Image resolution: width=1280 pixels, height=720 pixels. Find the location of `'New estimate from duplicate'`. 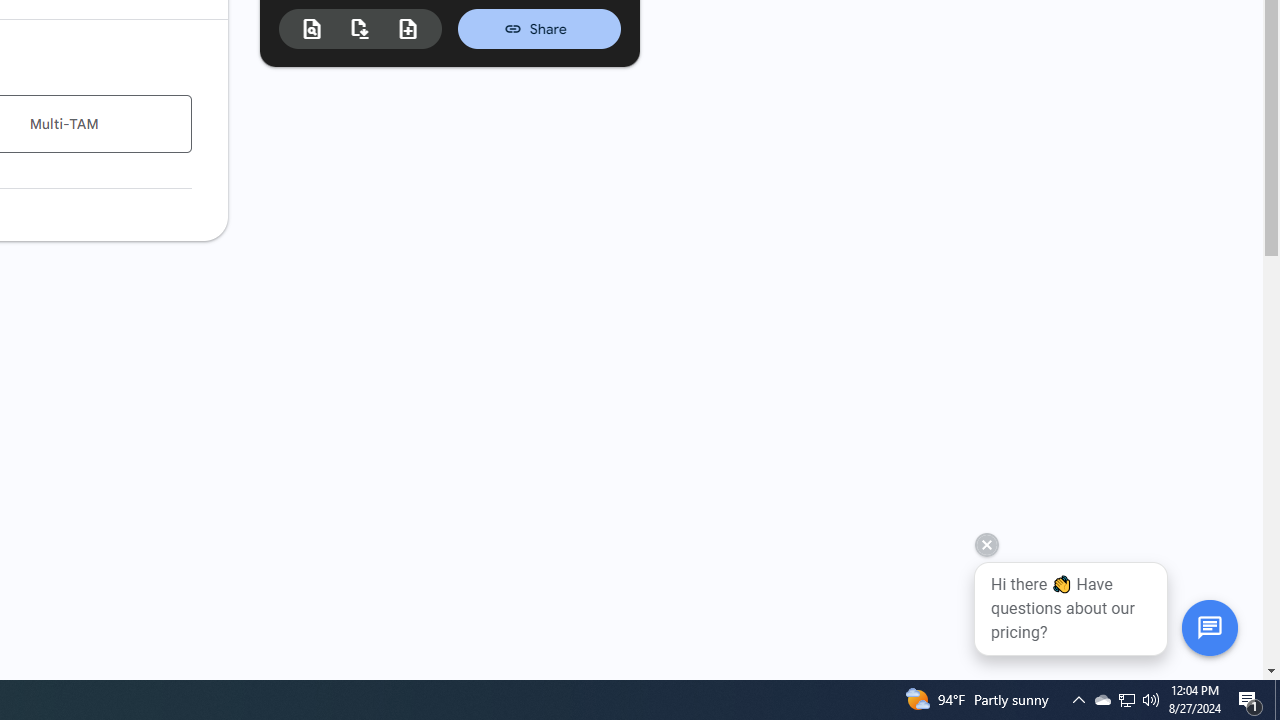

'New estimate from duplicate' is located at coordinates (407, 29).